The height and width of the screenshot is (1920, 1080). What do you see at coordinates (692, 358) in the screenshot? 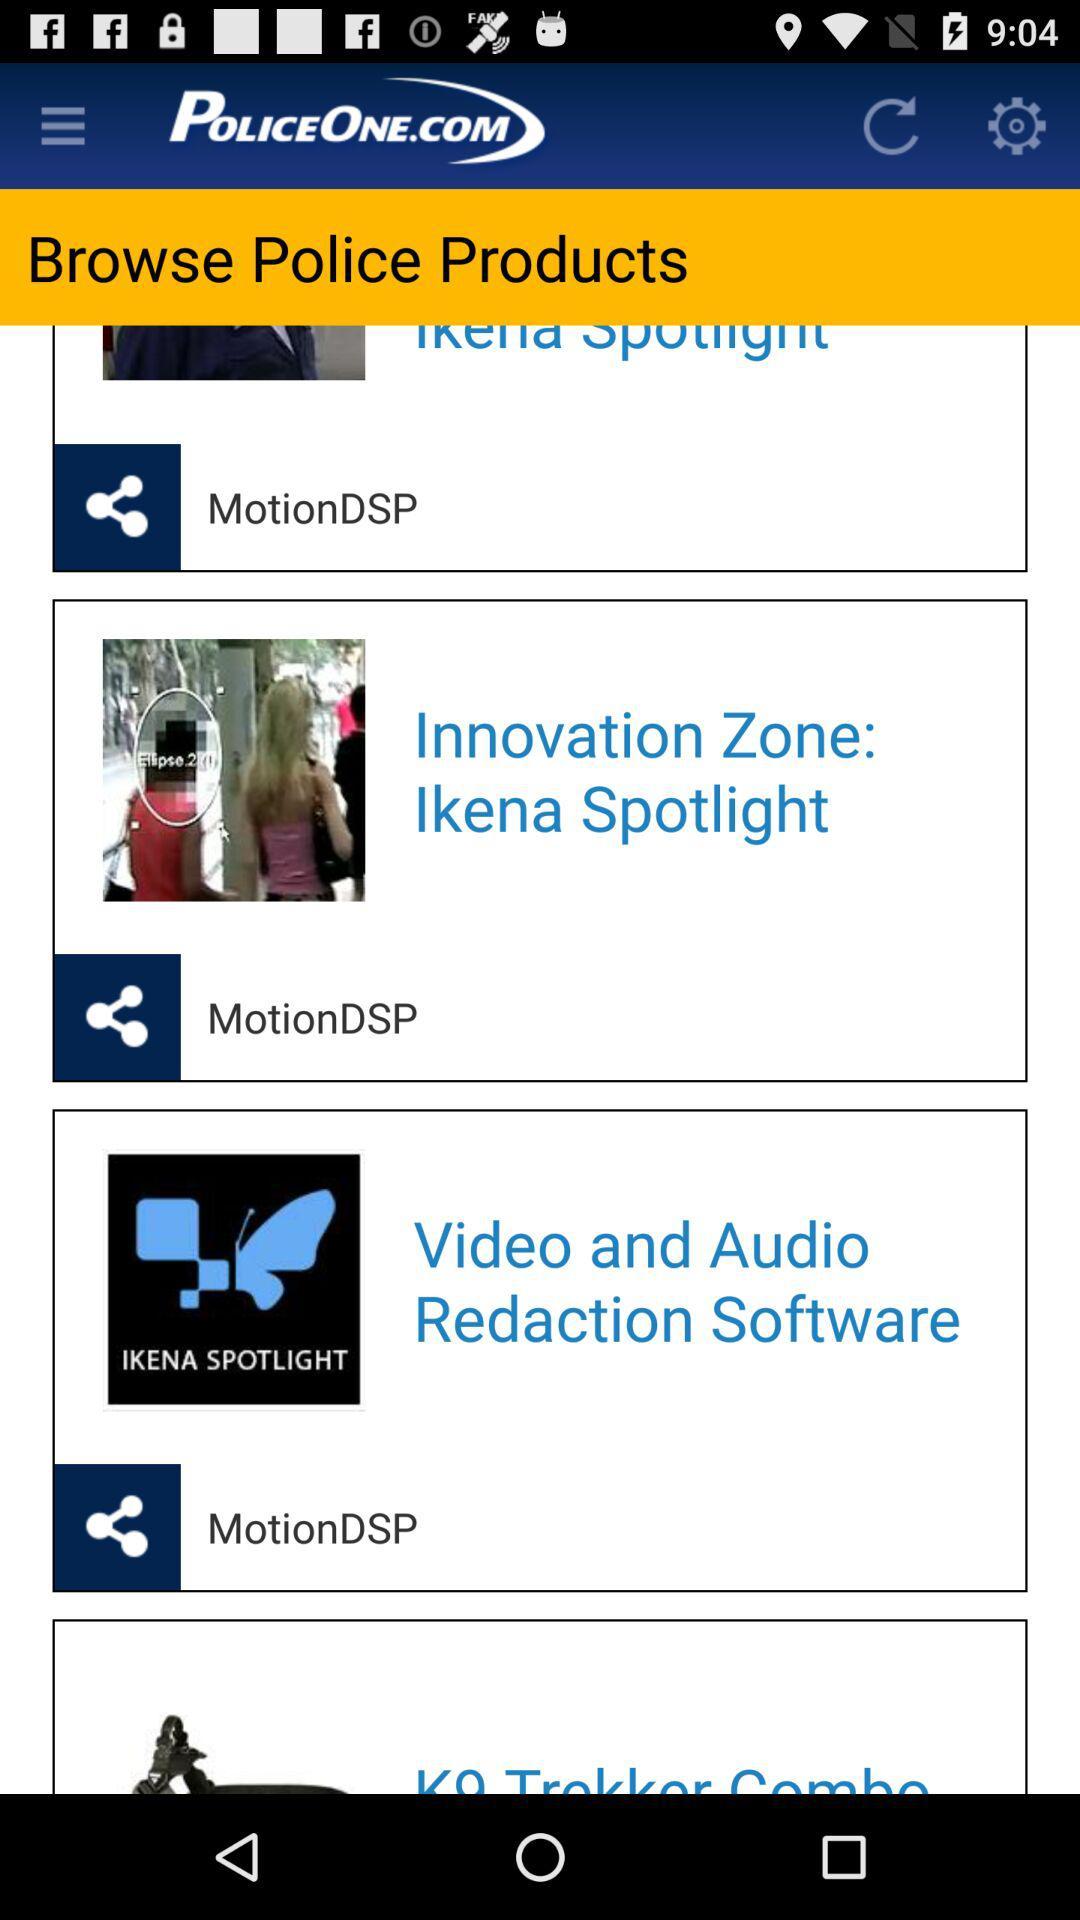
I see `attend an online` at bounding box center [692, 358].